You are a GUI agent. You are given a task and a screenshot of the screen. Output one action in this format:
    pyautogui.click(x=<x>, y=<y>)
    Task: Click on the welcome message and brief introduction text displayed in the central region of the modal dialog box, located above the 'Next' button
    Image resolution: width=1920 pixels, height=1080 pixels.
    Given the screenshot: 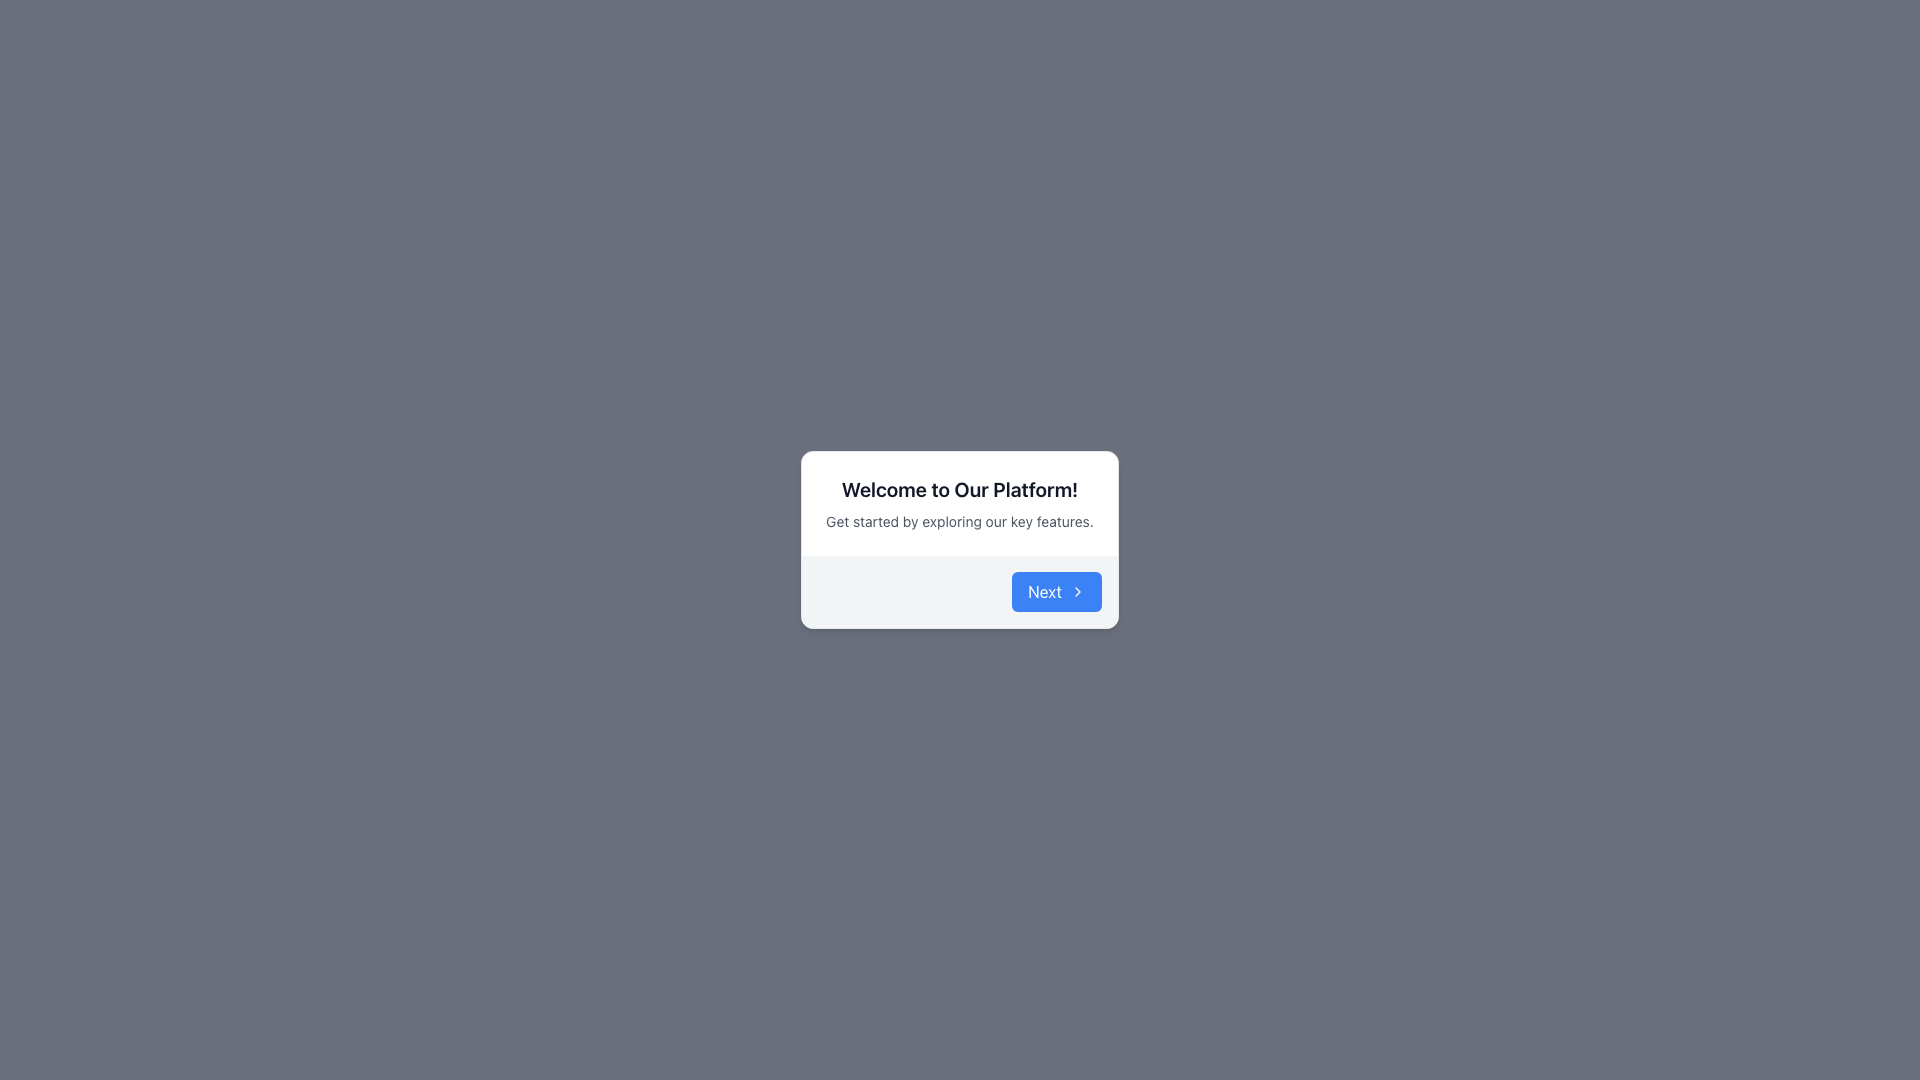 What is the action you would take?
    pyautogui.click(x=960, y=503)
    